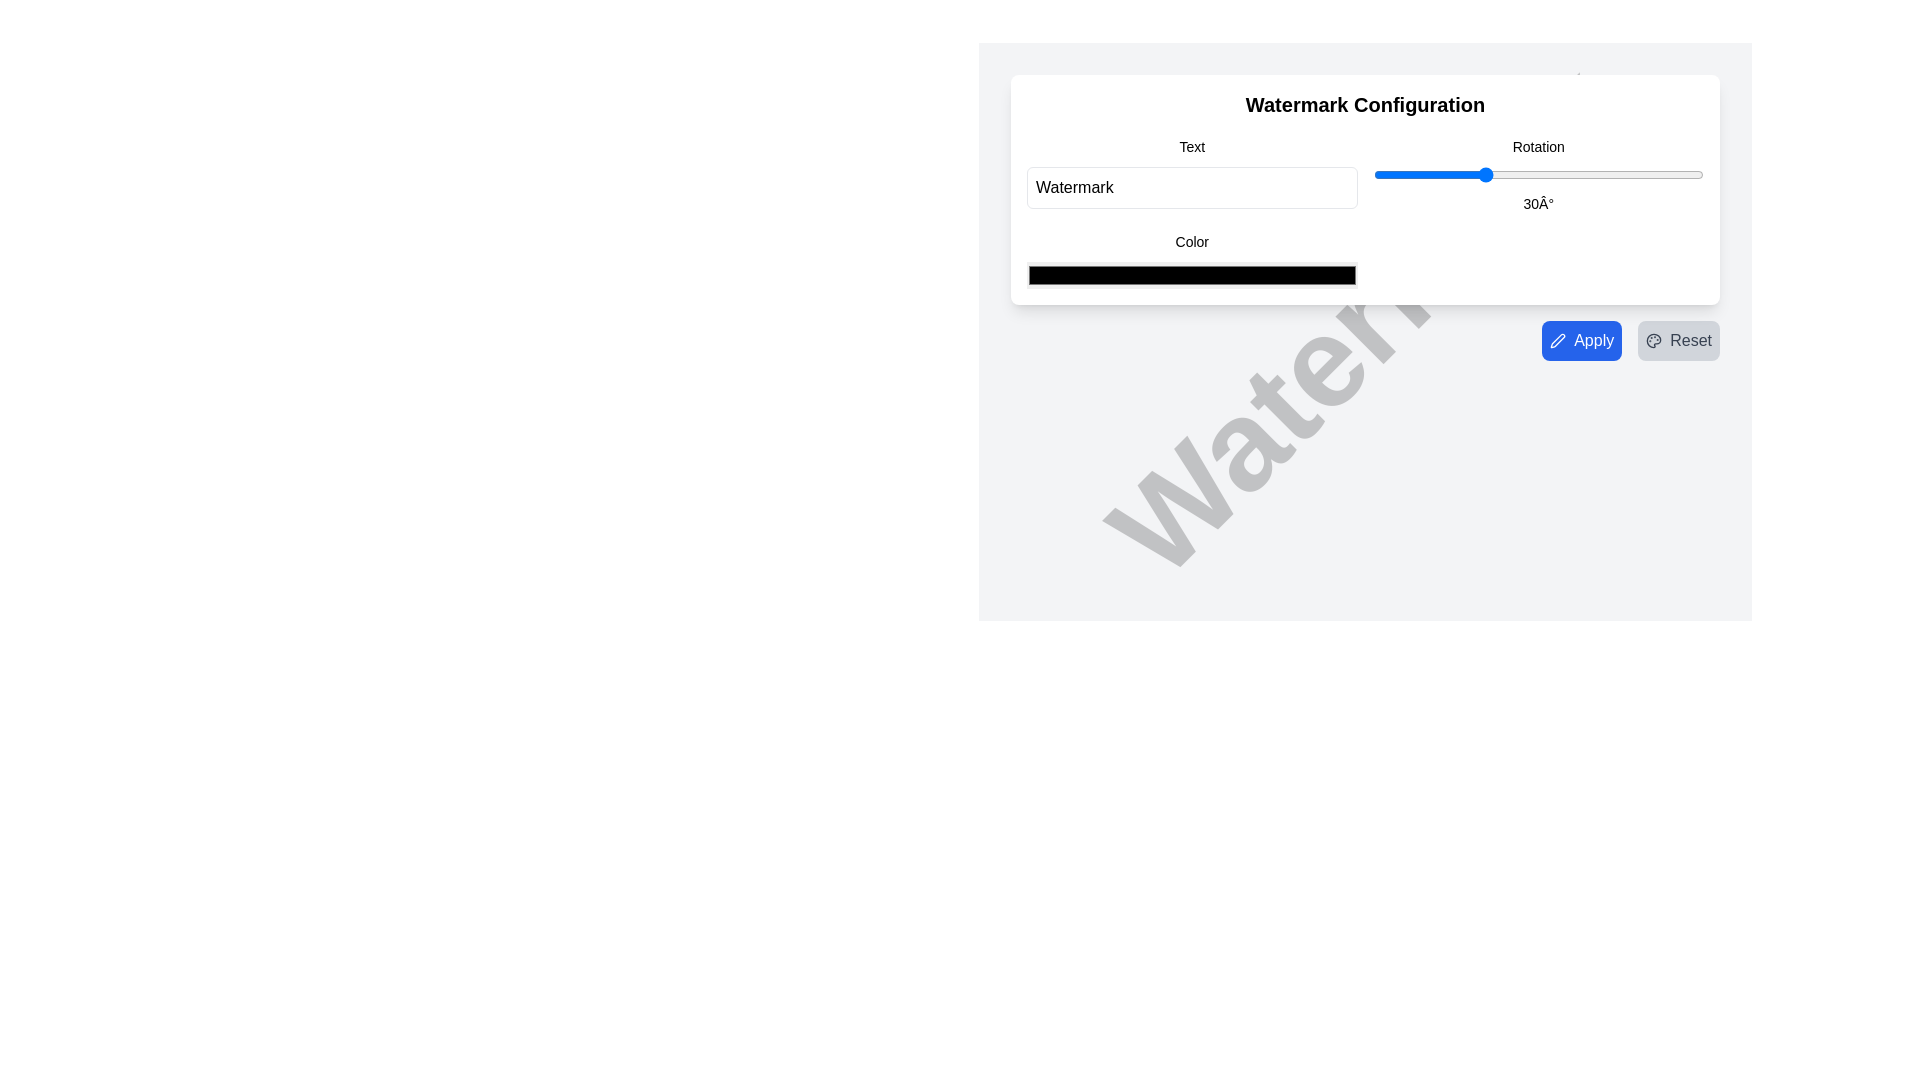  Describe the element at coordinates (1557, 339) in the screenshot. I see `the edit icon located at the top-right corner next to the 'Apply' button to initiate editing functionality or open a modal/dialog` at that location.